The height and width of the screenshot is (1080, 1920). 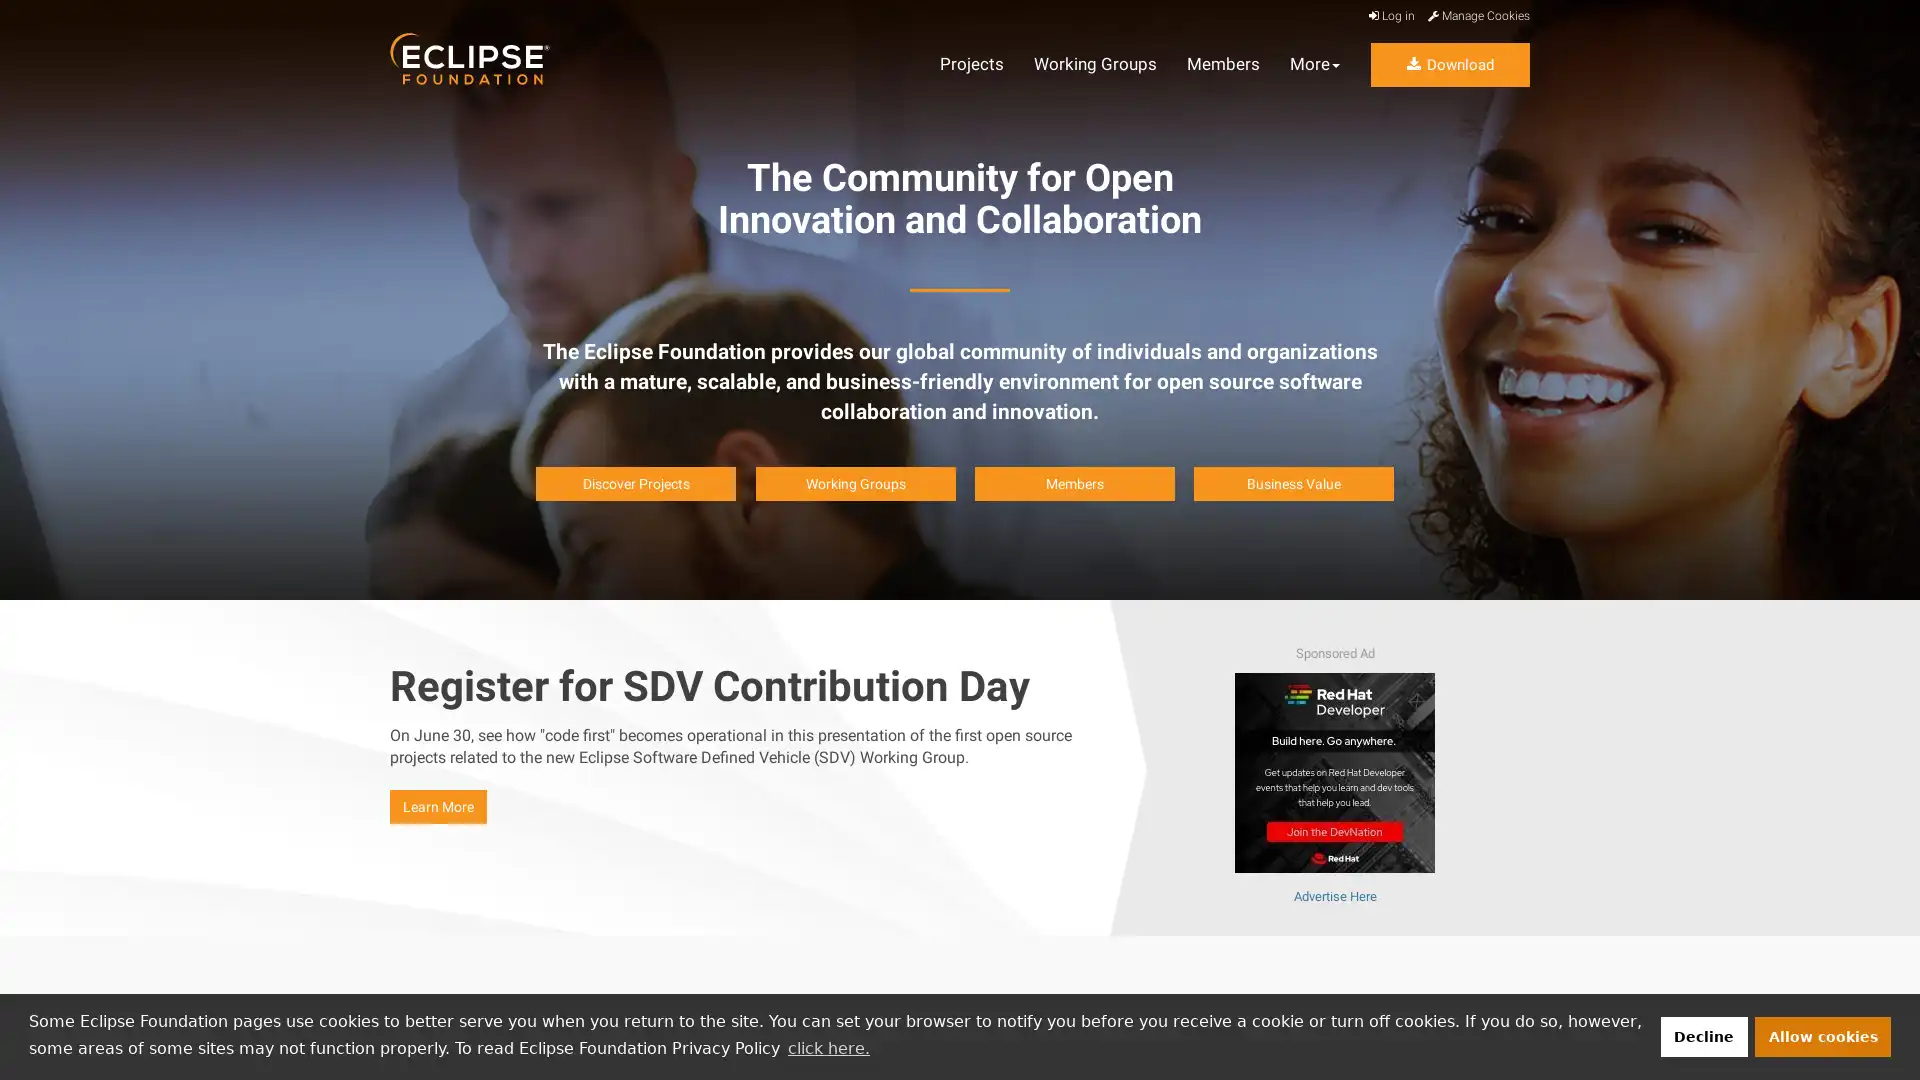 I want to click on learn more about cookies, so click(x=828, y=1047).